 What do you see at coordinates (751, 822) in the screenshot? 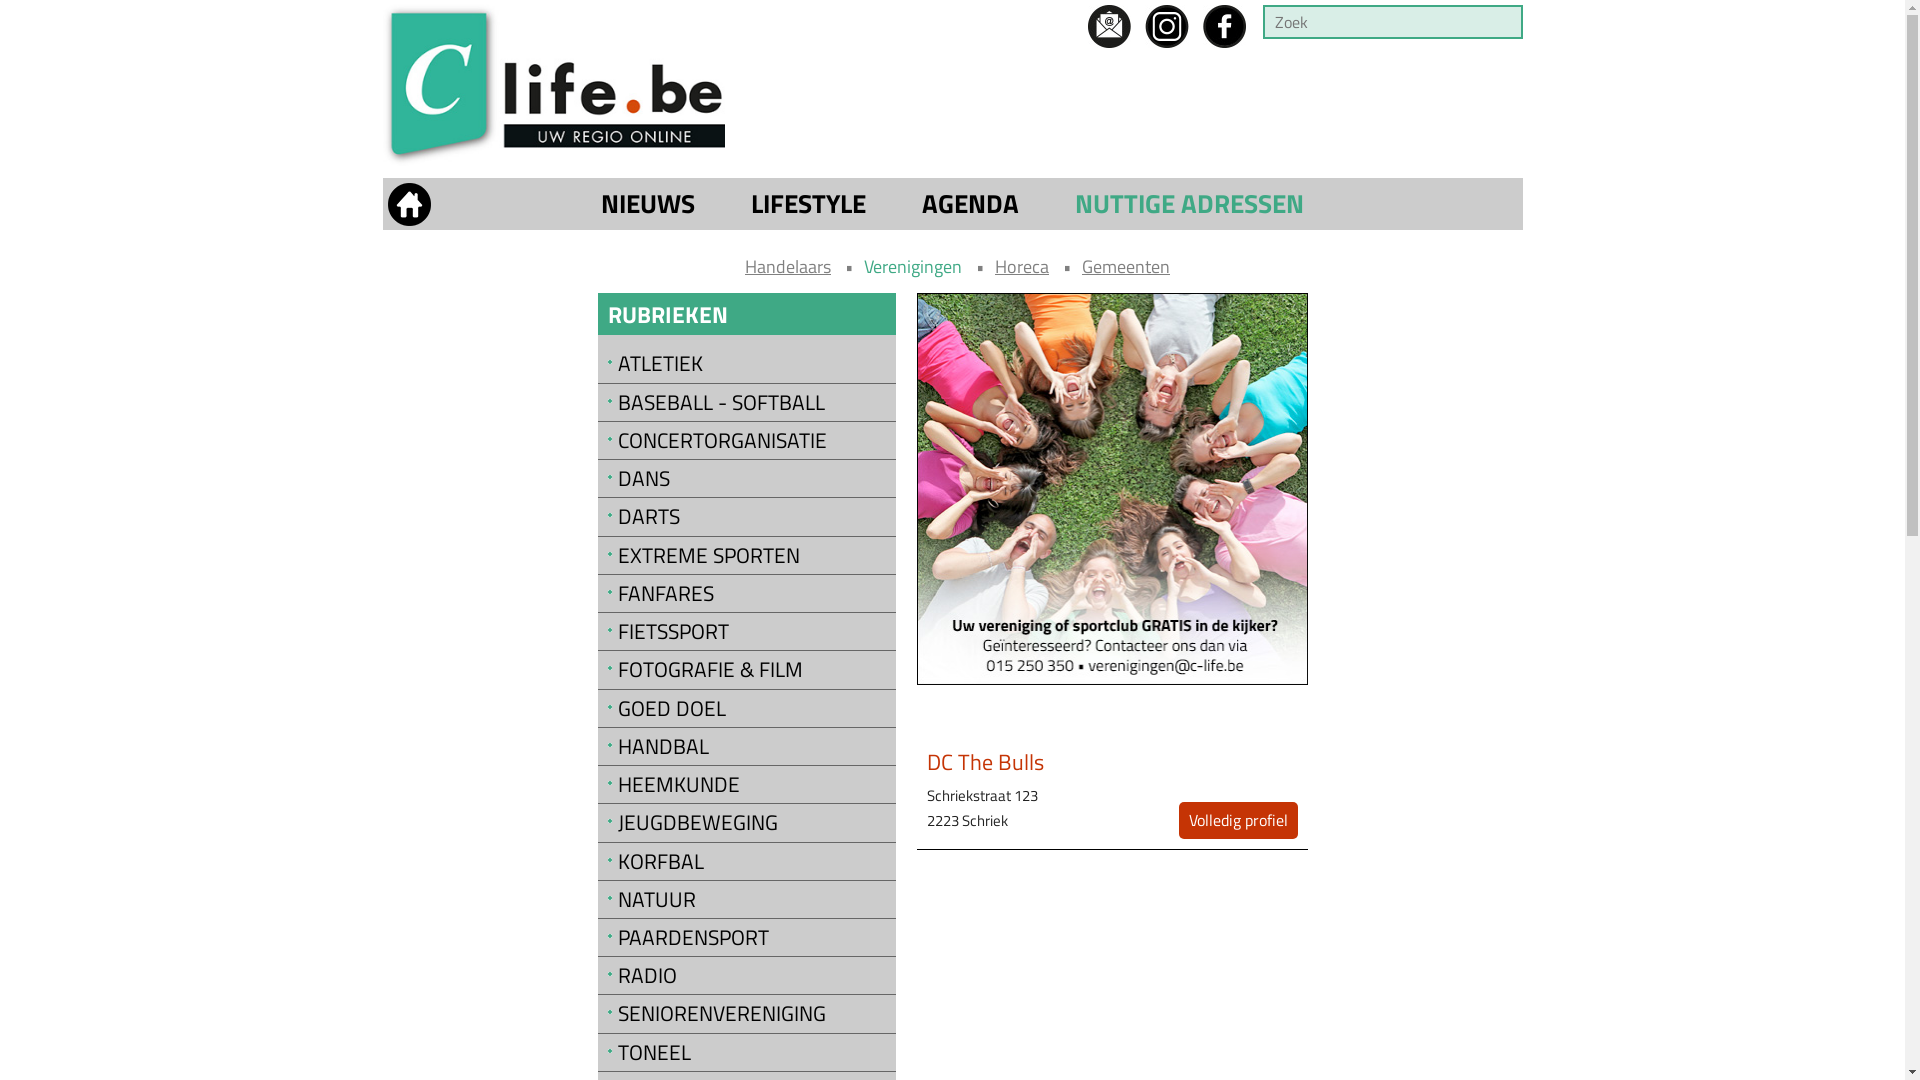
I see `'JEUGDBEWEGING'` at bounding box center [751, 822].